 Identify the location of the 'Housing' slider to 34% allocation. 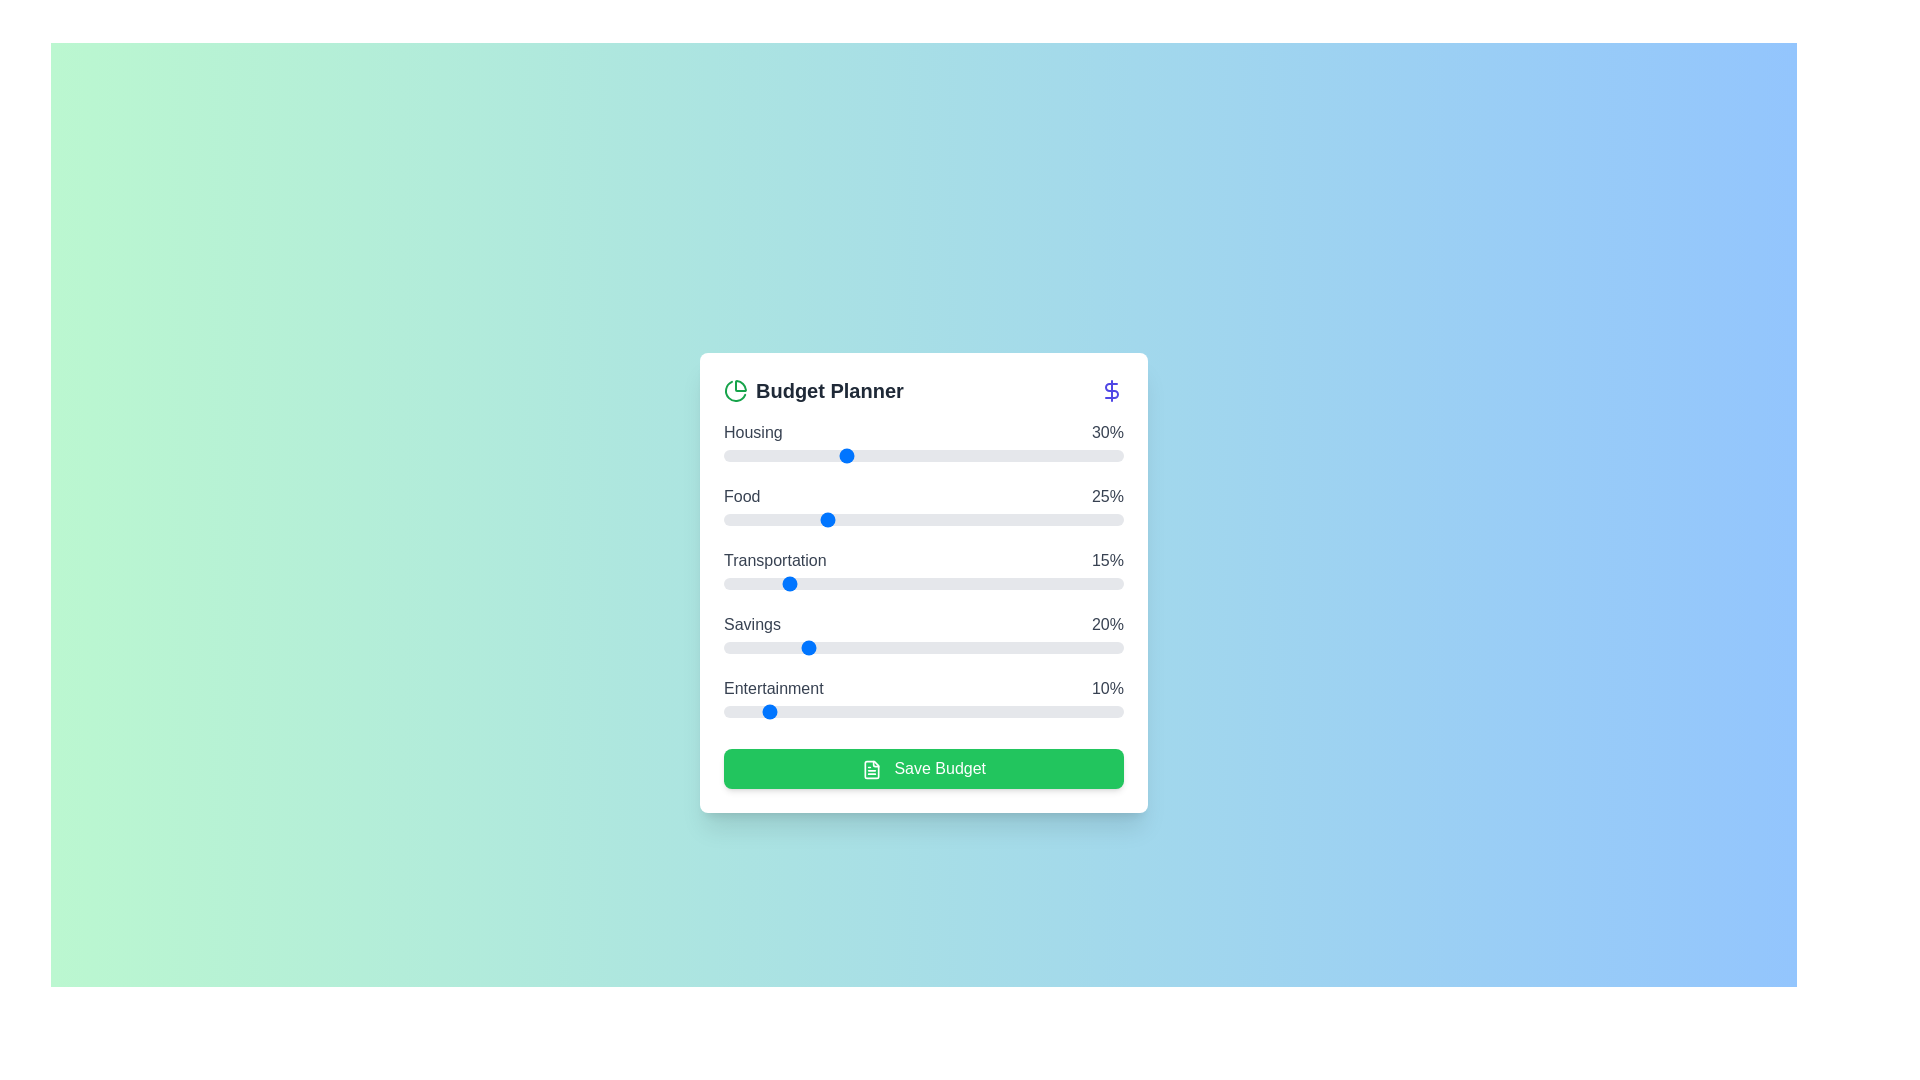
(859, 455).